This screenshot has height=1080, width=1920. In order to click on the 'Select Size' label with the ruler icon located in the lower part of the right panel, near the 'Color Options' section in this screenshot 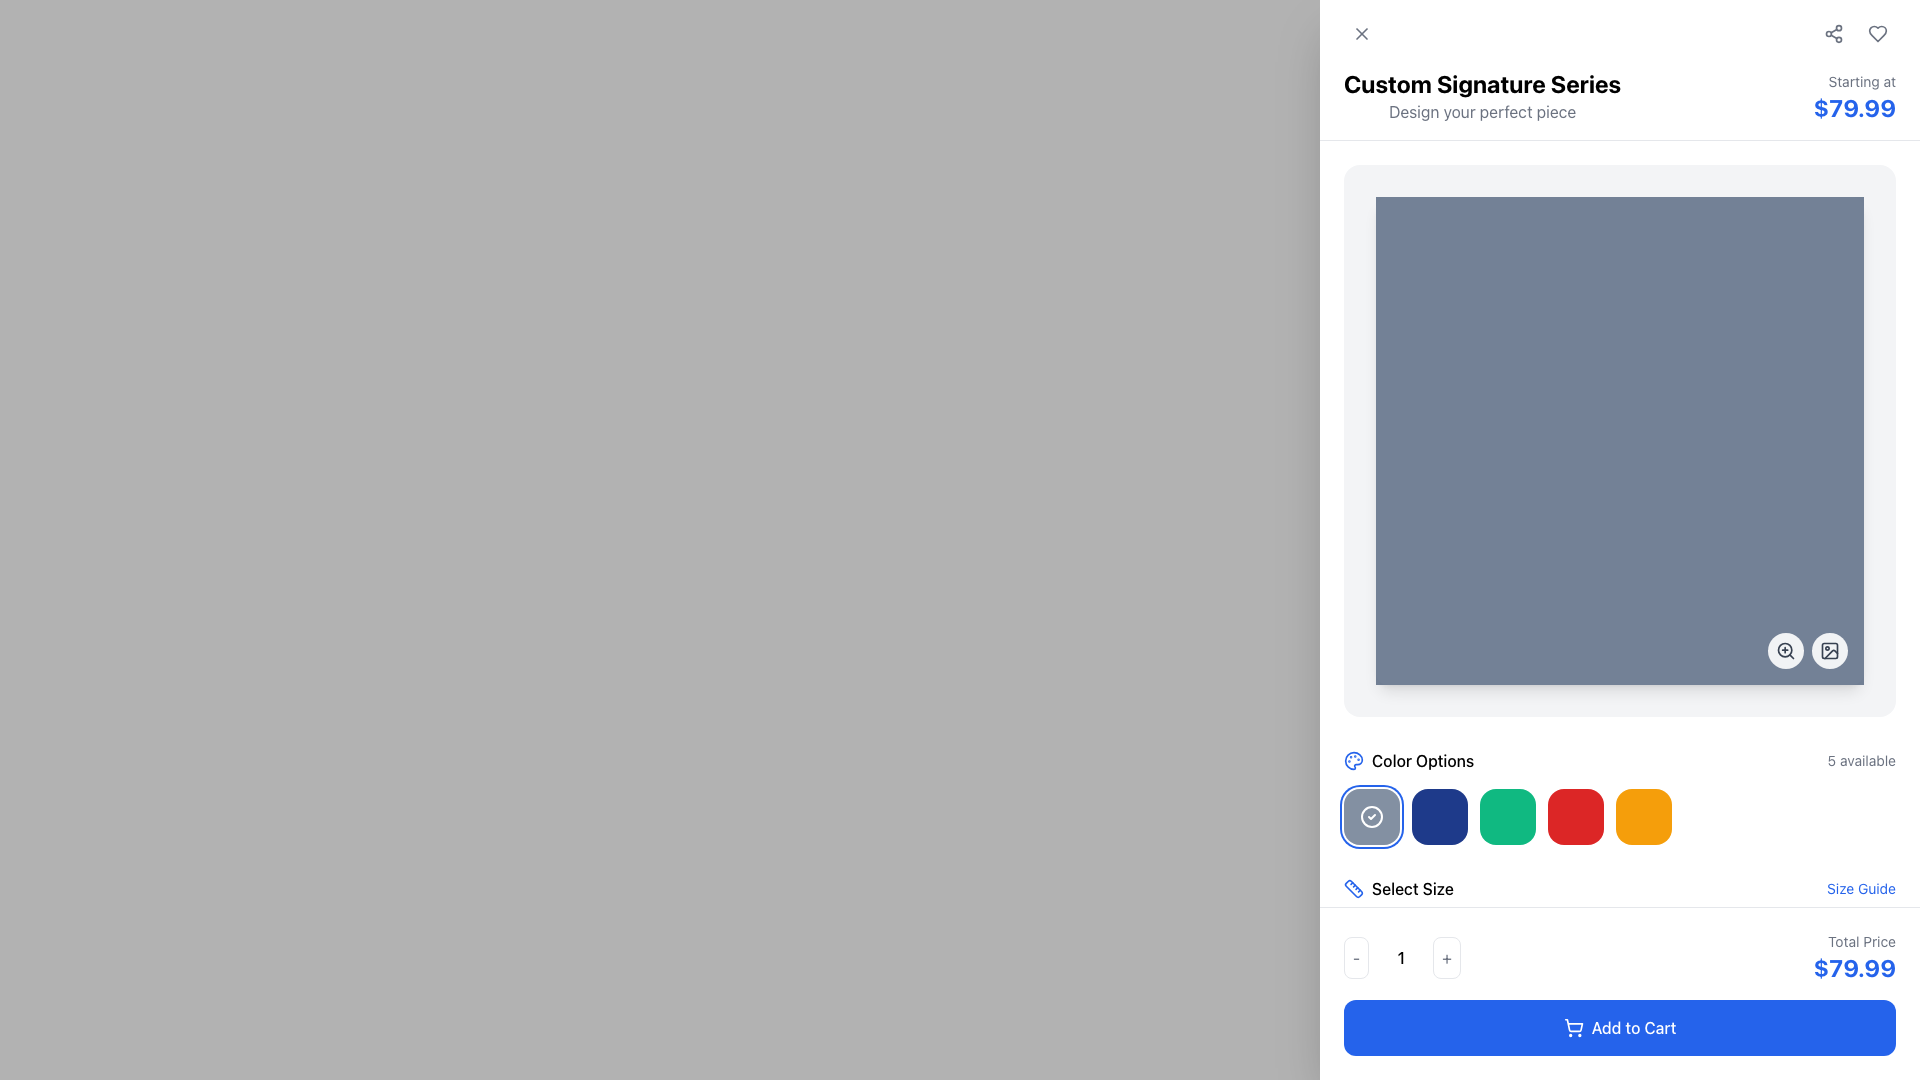, I will do `click(1397, 887)`.